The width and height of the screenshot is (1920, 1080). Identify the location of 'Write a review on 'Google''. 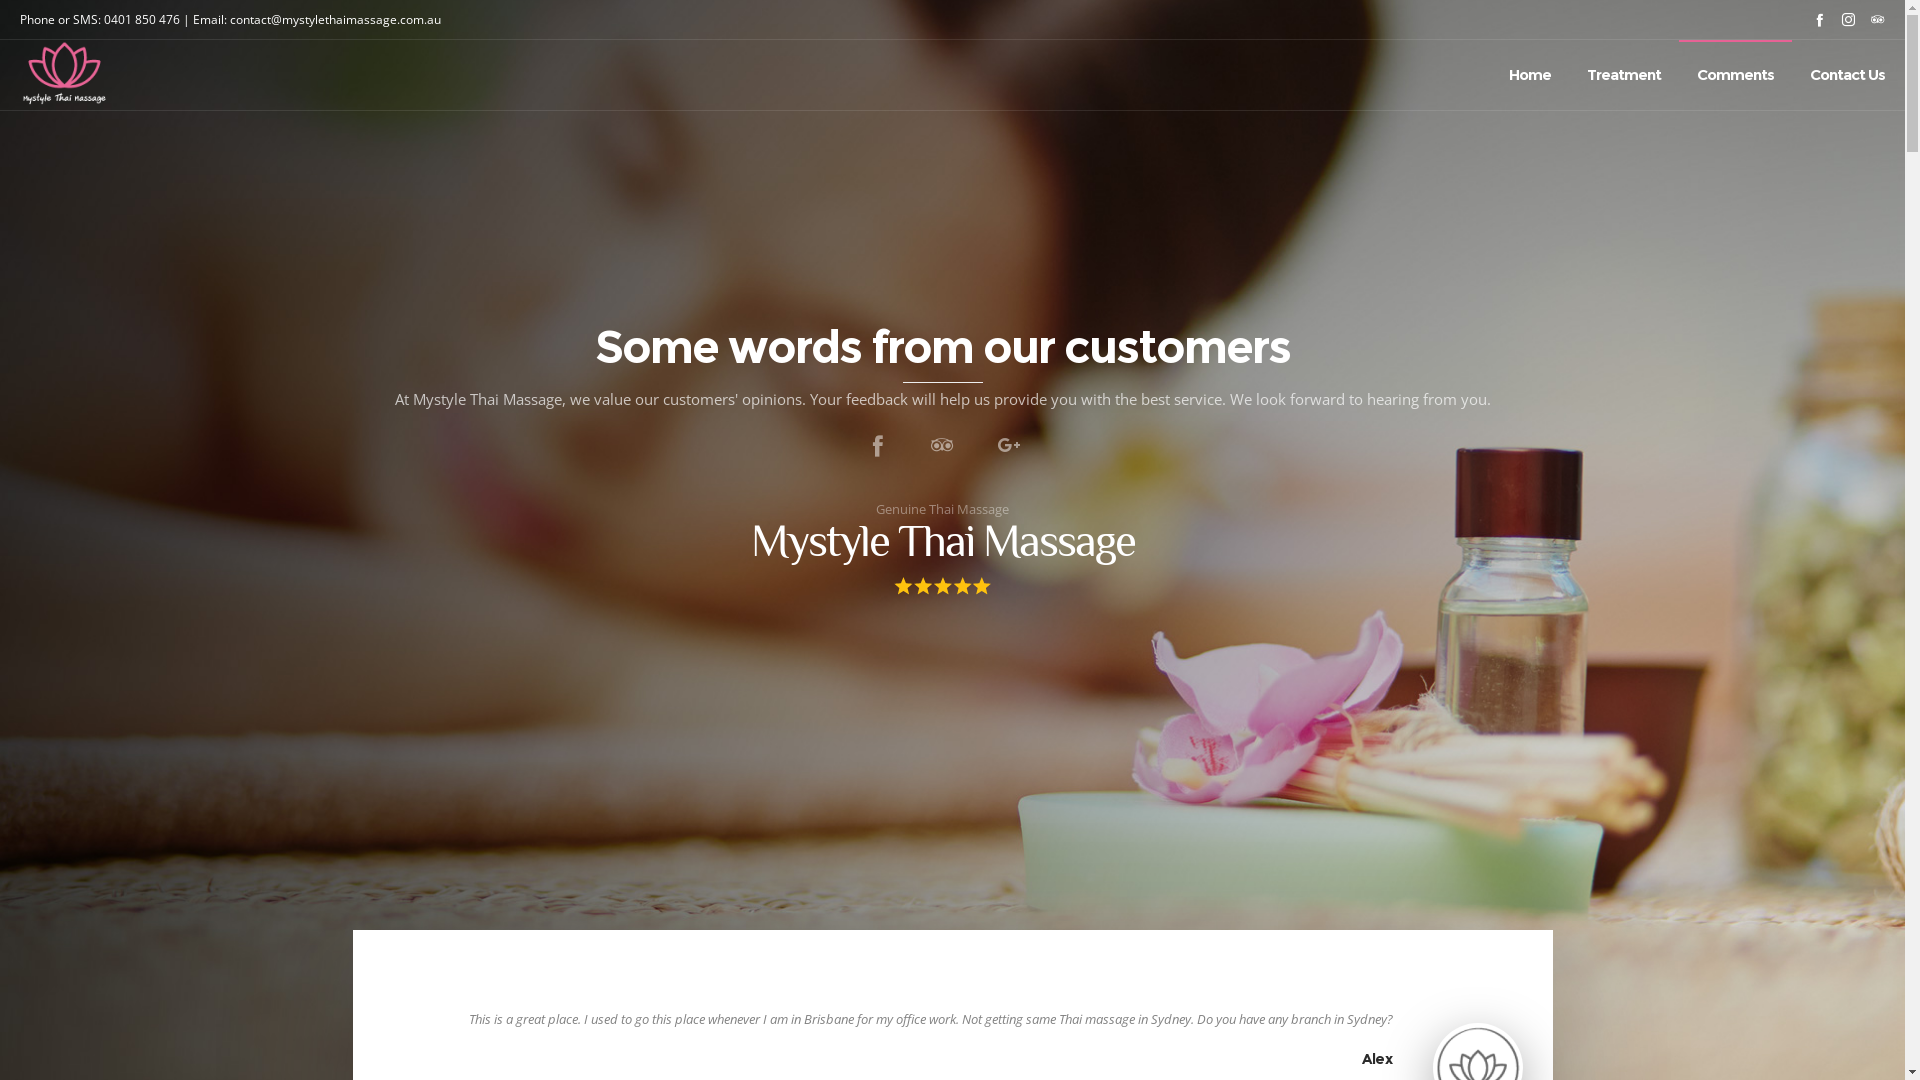
(1008, 445).